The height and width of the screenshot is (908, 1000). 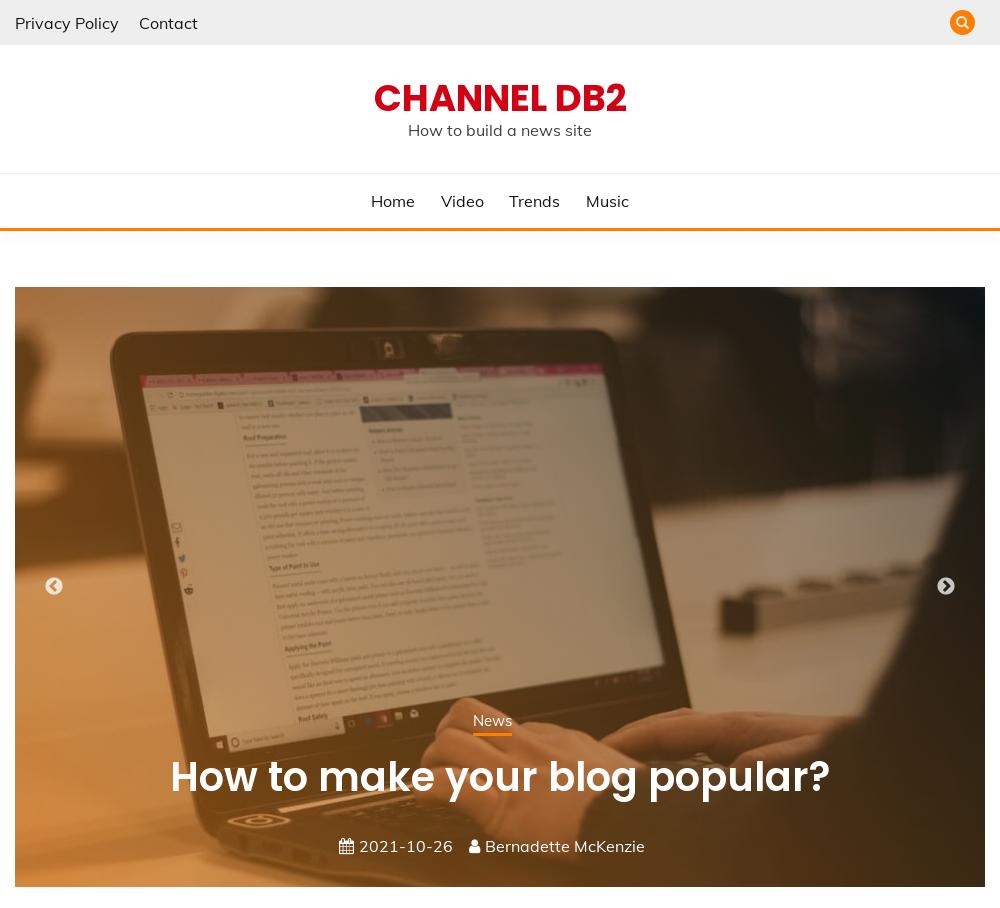 I want to click on 'Trends', so click(x=534, y=200).